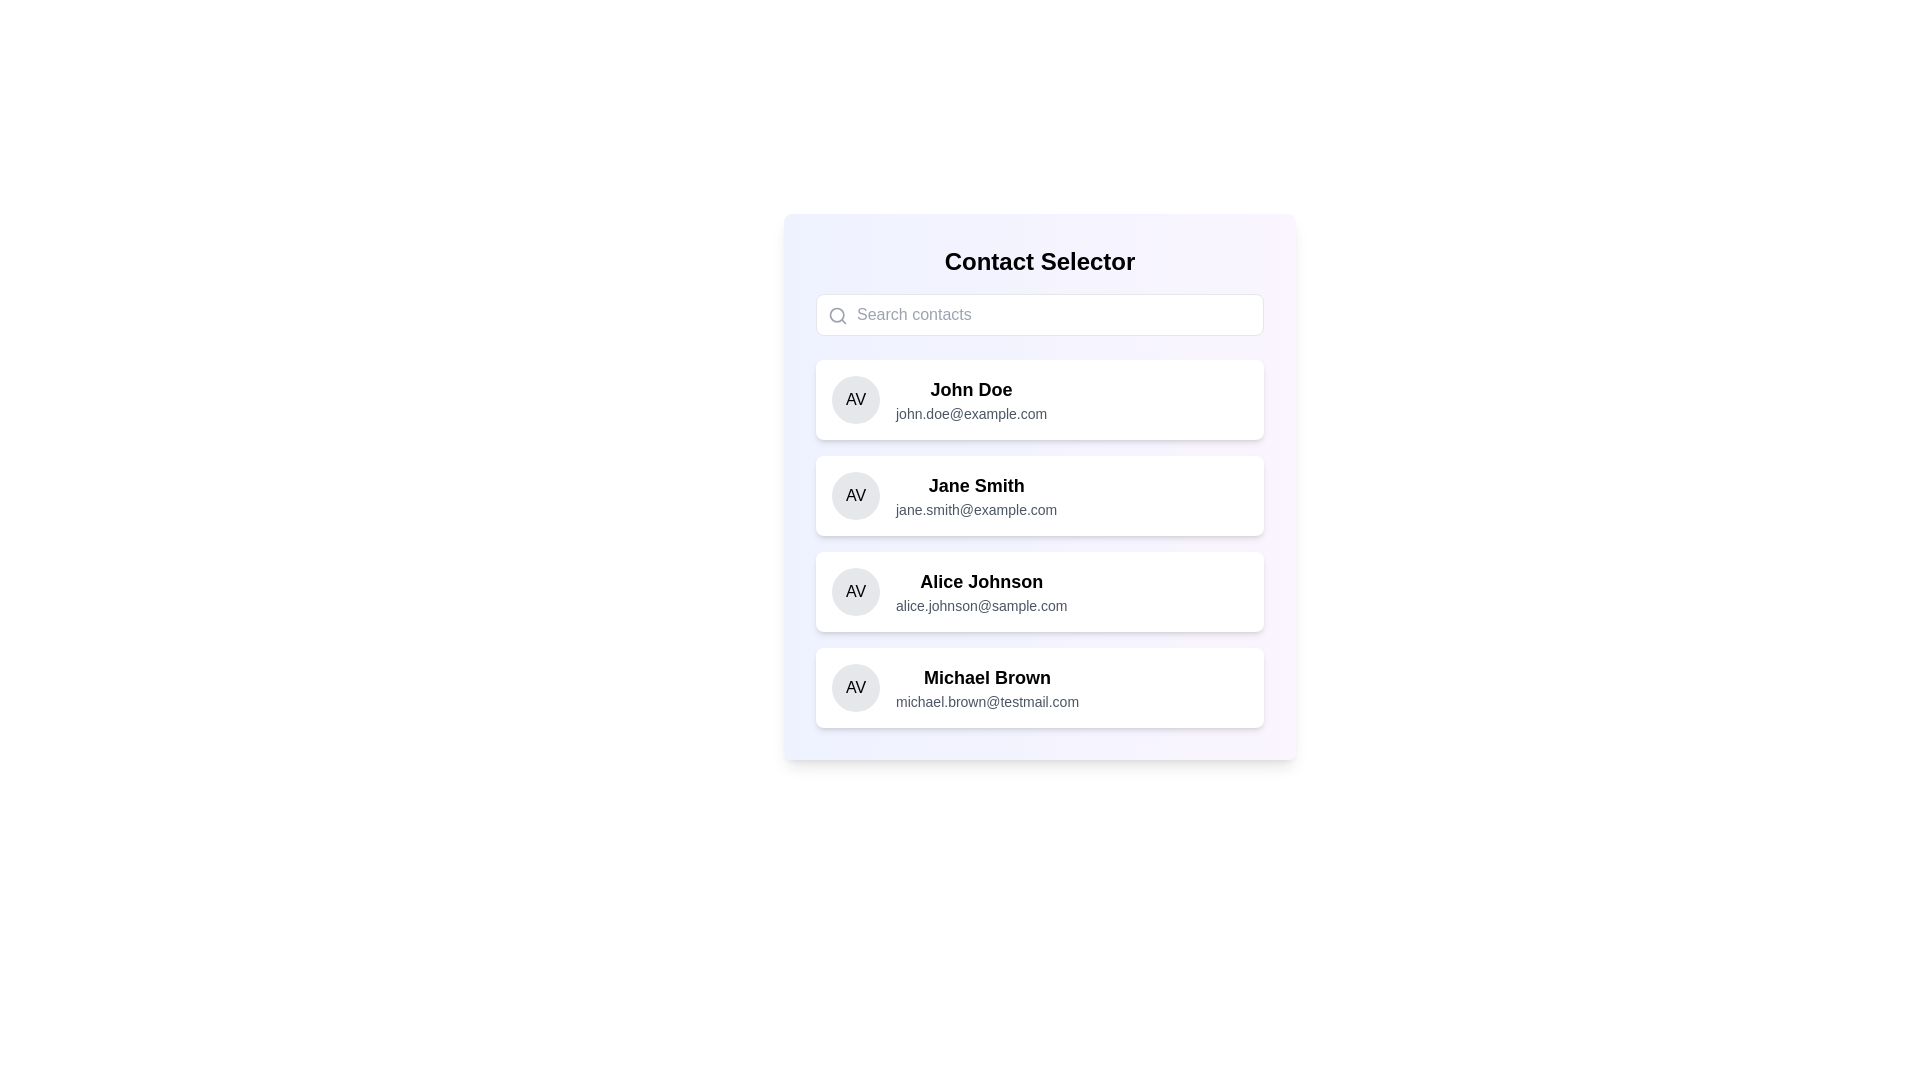 The height and width of the screenshot is (1080, 1920). I want to click on the text label displaying 'Alice Johnson' which is part of the third contact entry in the 'Contact Selector' section, so click(981, 582).